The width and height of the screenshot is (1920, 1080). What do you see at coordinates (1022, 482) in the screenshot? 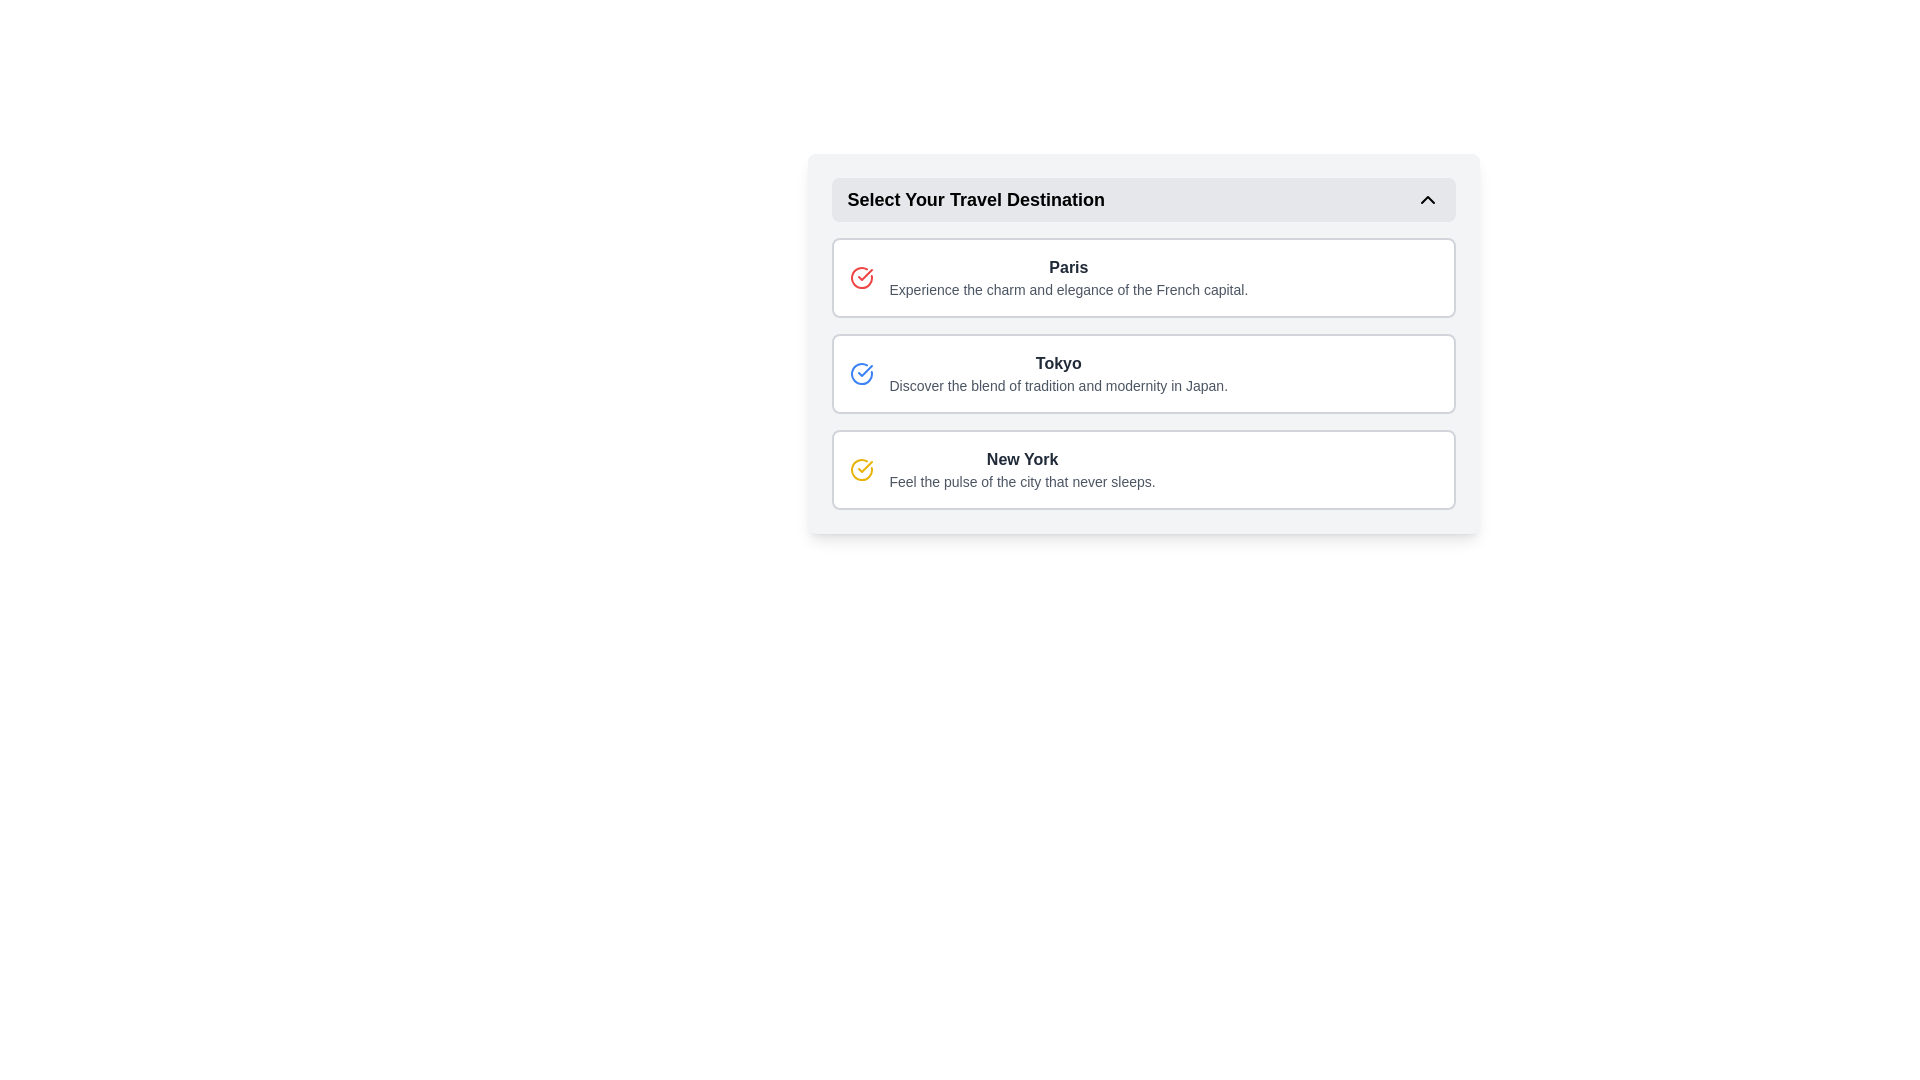
I see `the label element displaying 'Feel the pulse of the city that never sleeps.' which is positioned below the title 'New York' in the travel destination selection list` at bounding box center [1022, 482].